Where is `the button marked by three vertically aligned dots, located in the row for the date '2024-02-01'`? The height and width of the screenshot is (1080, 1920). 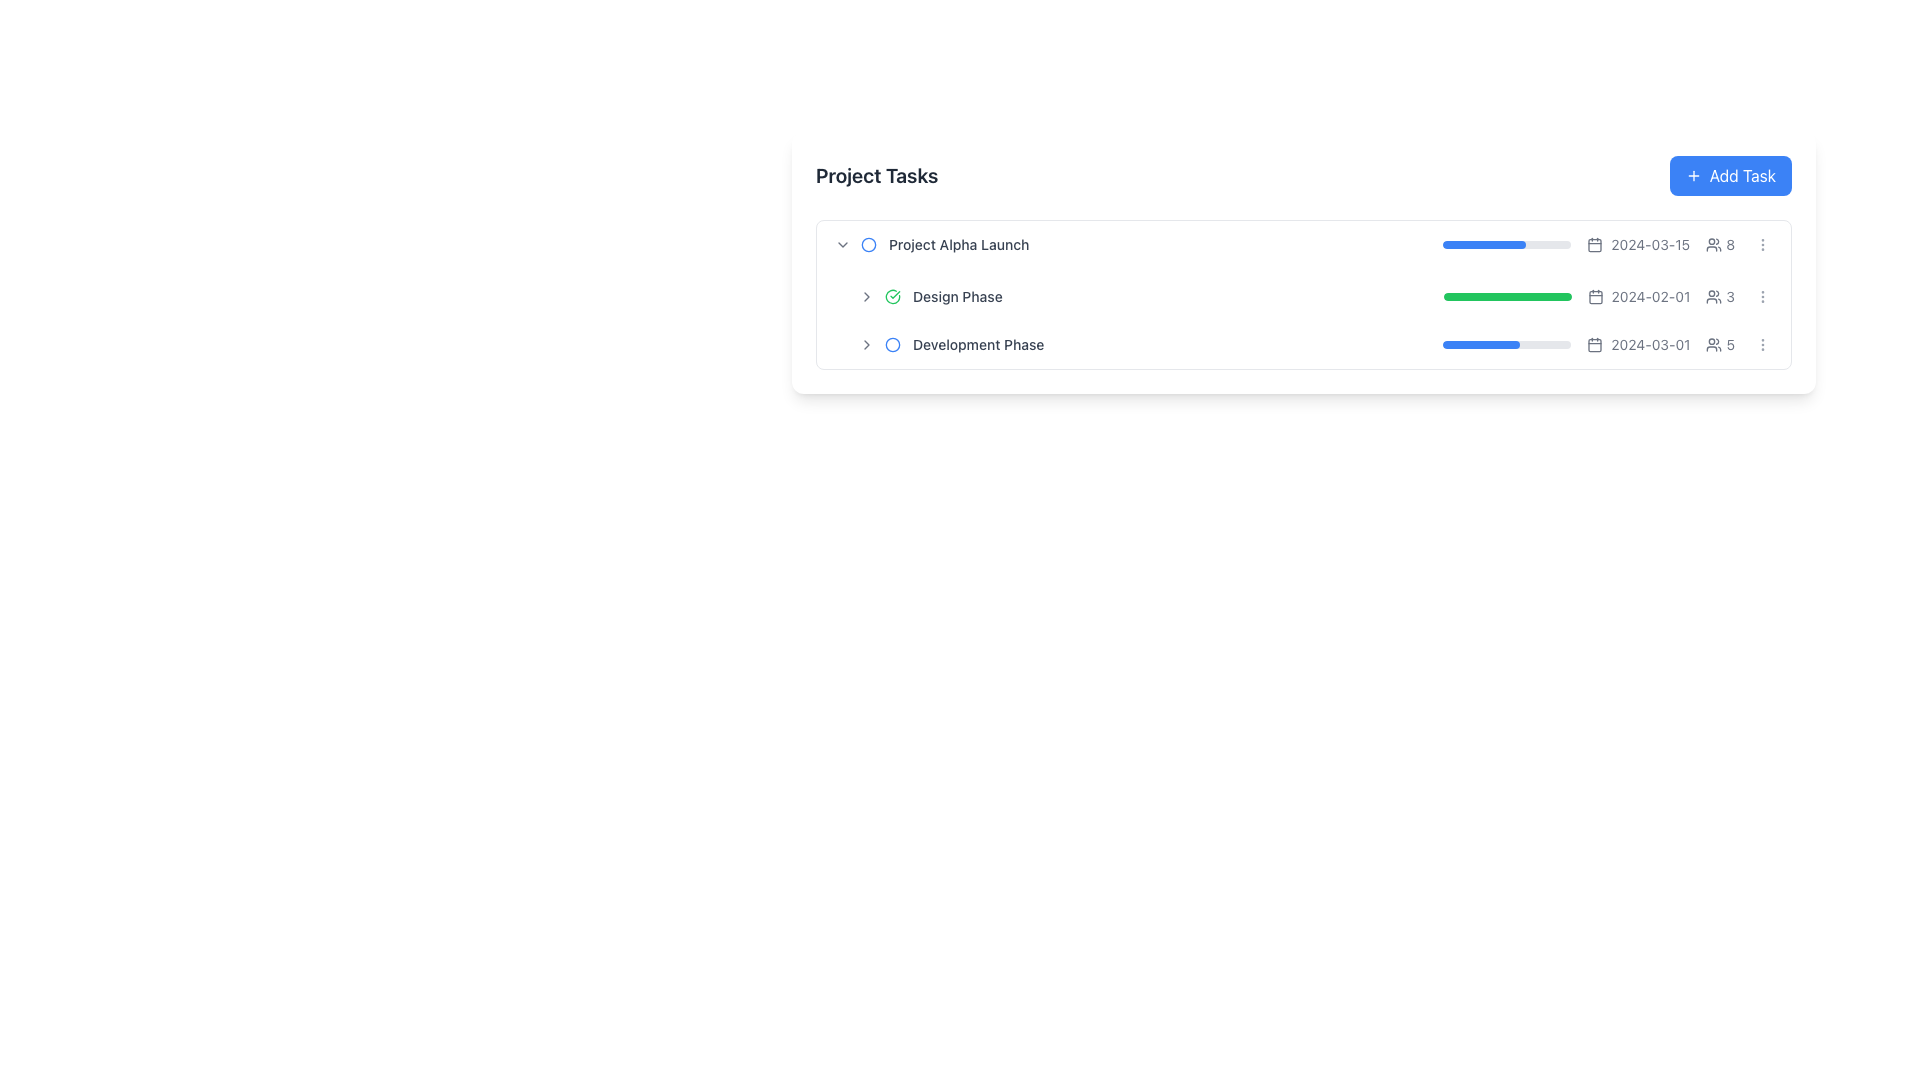
the button marked by three vertically aligned dots, located in the row for the date '2024-02-01' is located at coordinates (1762, 297).